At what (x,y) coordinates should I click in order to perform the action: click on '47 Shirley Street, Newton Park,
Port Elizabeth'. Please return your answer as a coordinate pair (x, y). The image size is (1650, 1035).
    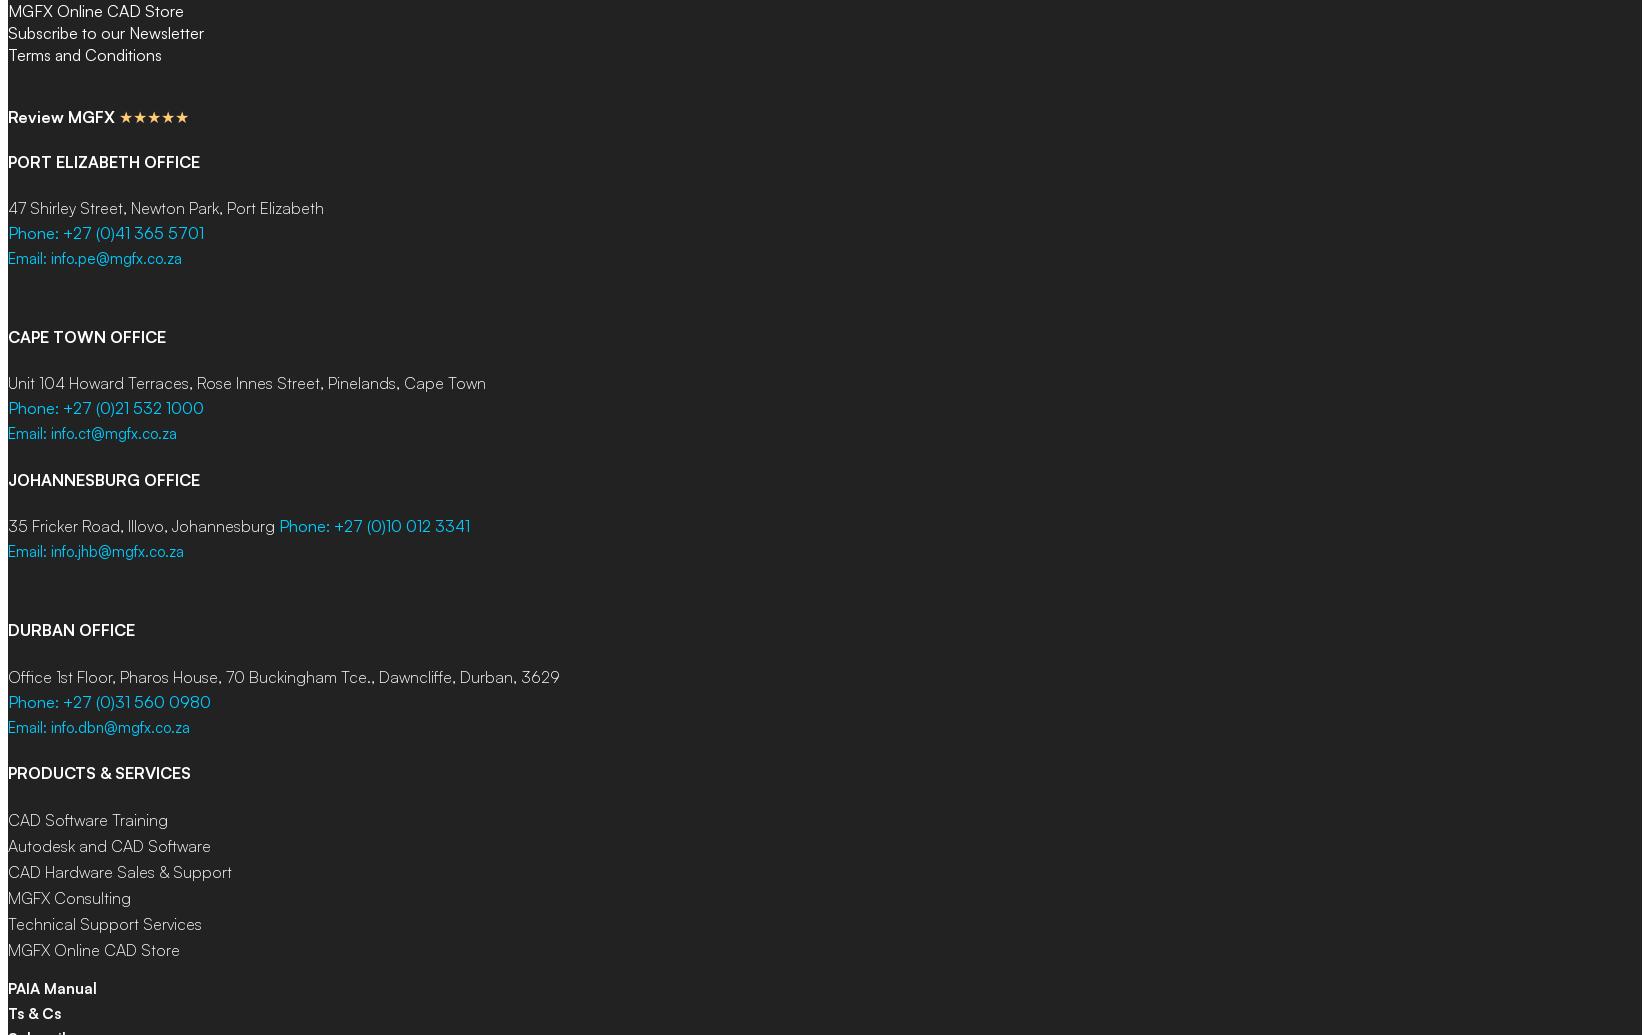
    Looking at the image, I should click on (165, 207).